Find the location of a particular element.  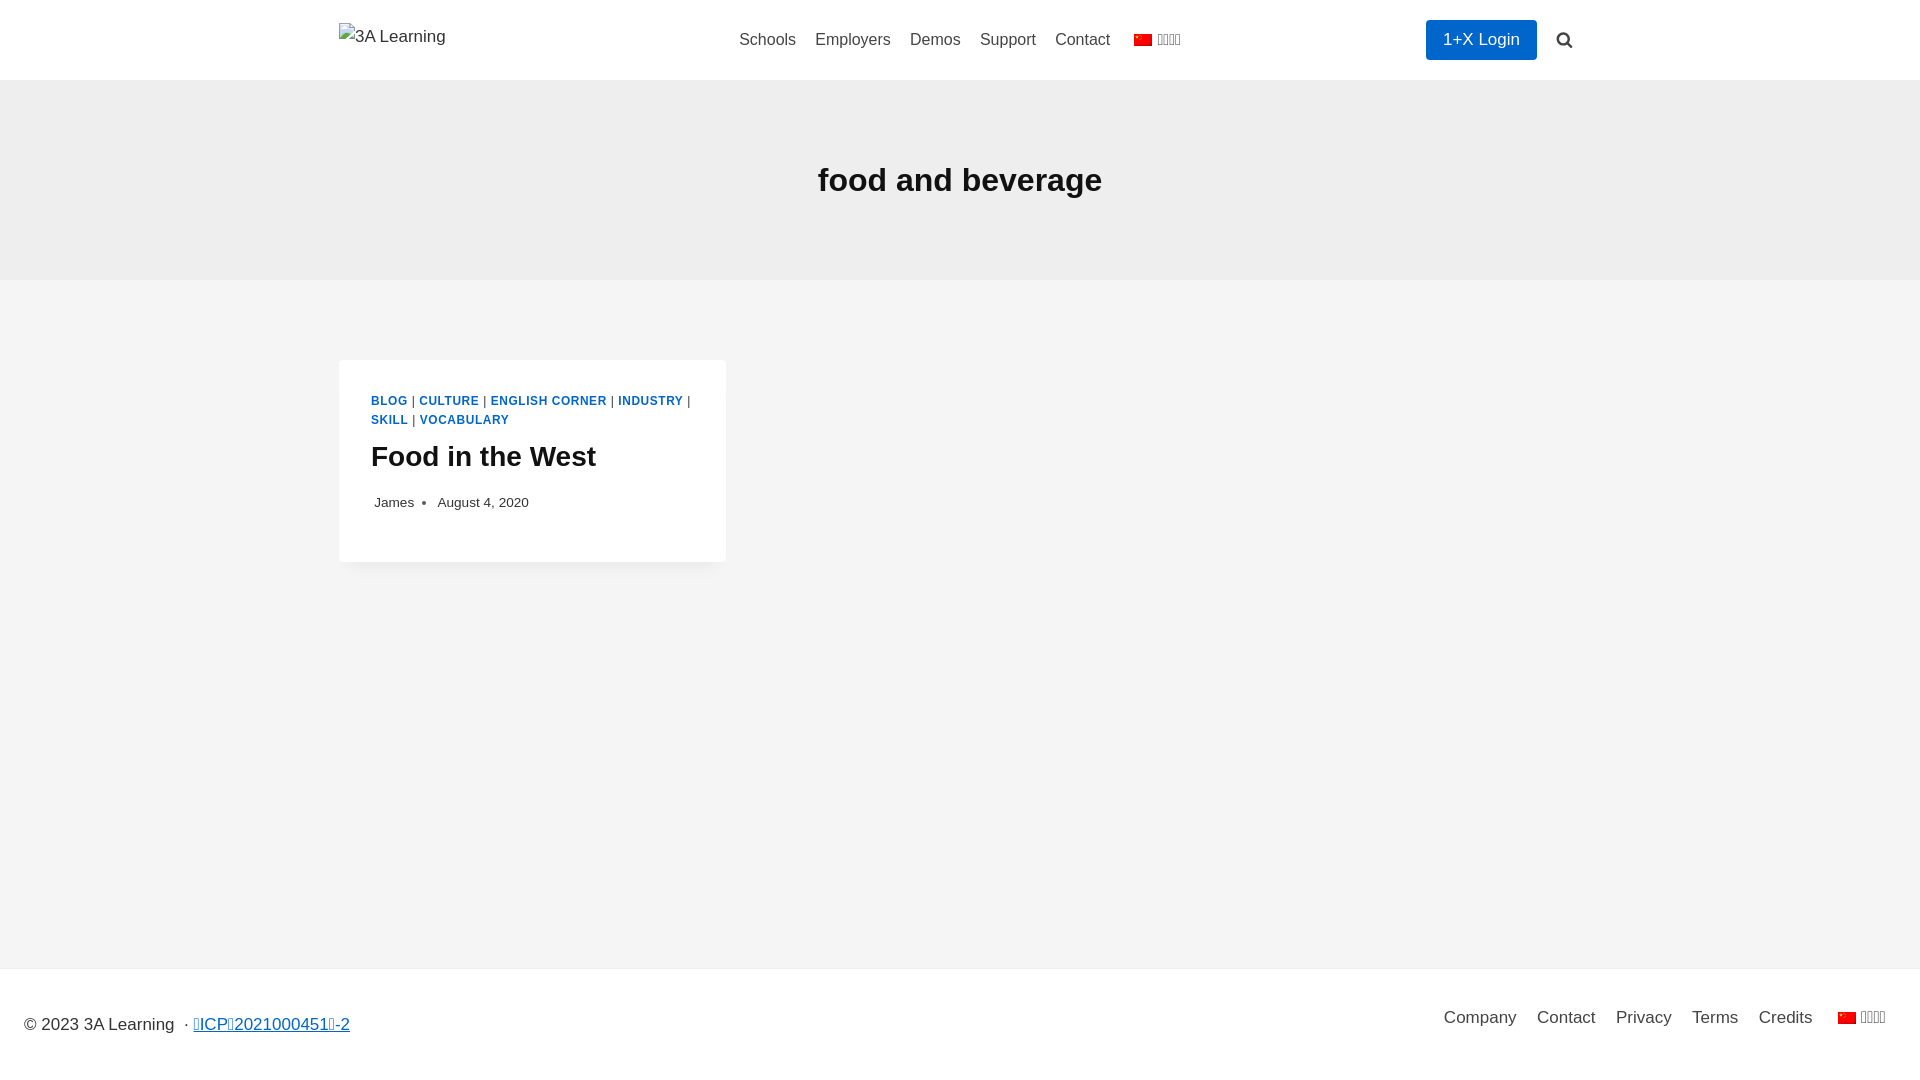

'Company' is located at coordinates (1480, 1017).